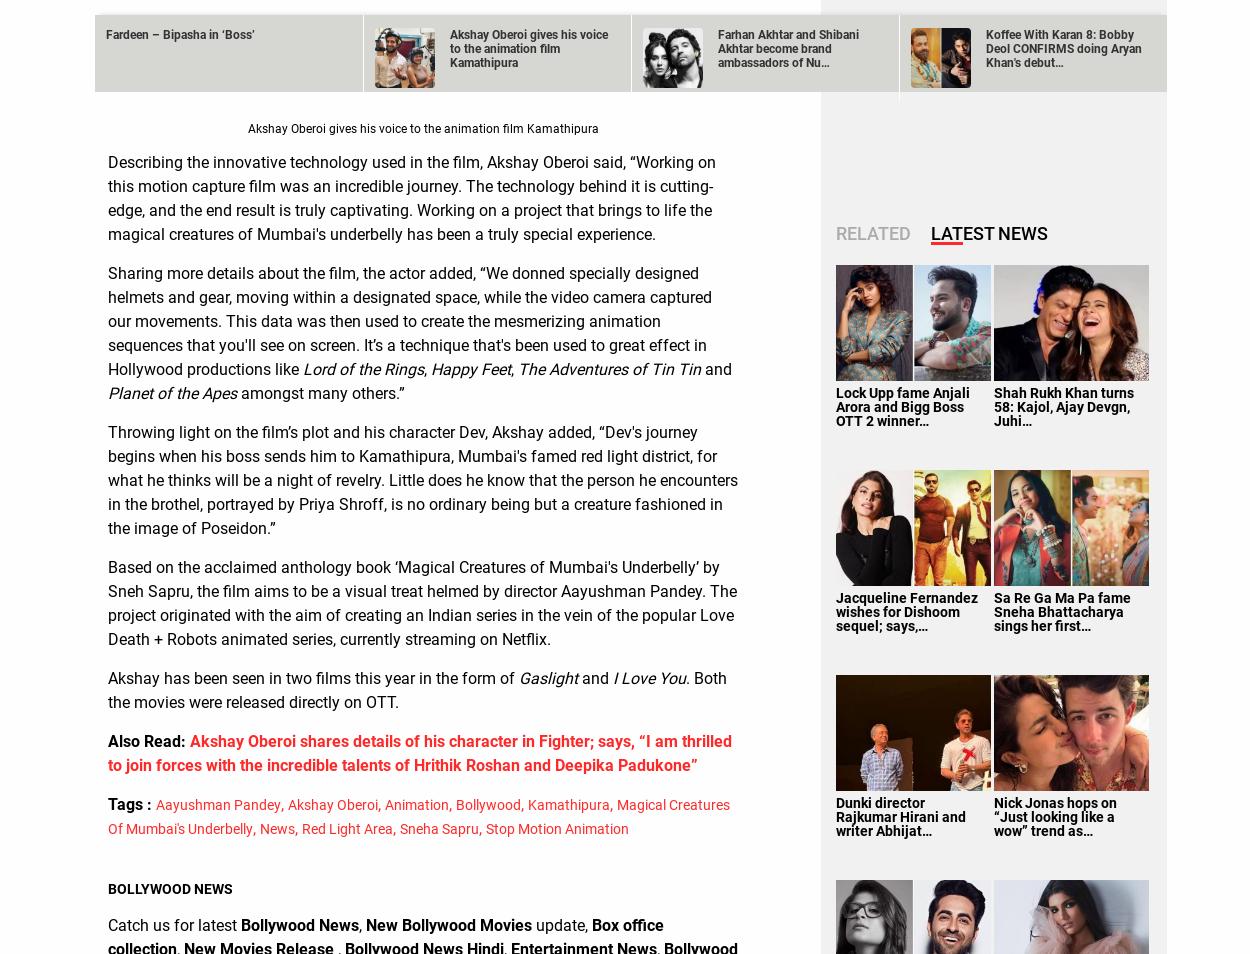 The image size is (1250, 954). Describe the element at coordinates (470, 368) in the screenshot. I see `'Happy Feet'` at that location.